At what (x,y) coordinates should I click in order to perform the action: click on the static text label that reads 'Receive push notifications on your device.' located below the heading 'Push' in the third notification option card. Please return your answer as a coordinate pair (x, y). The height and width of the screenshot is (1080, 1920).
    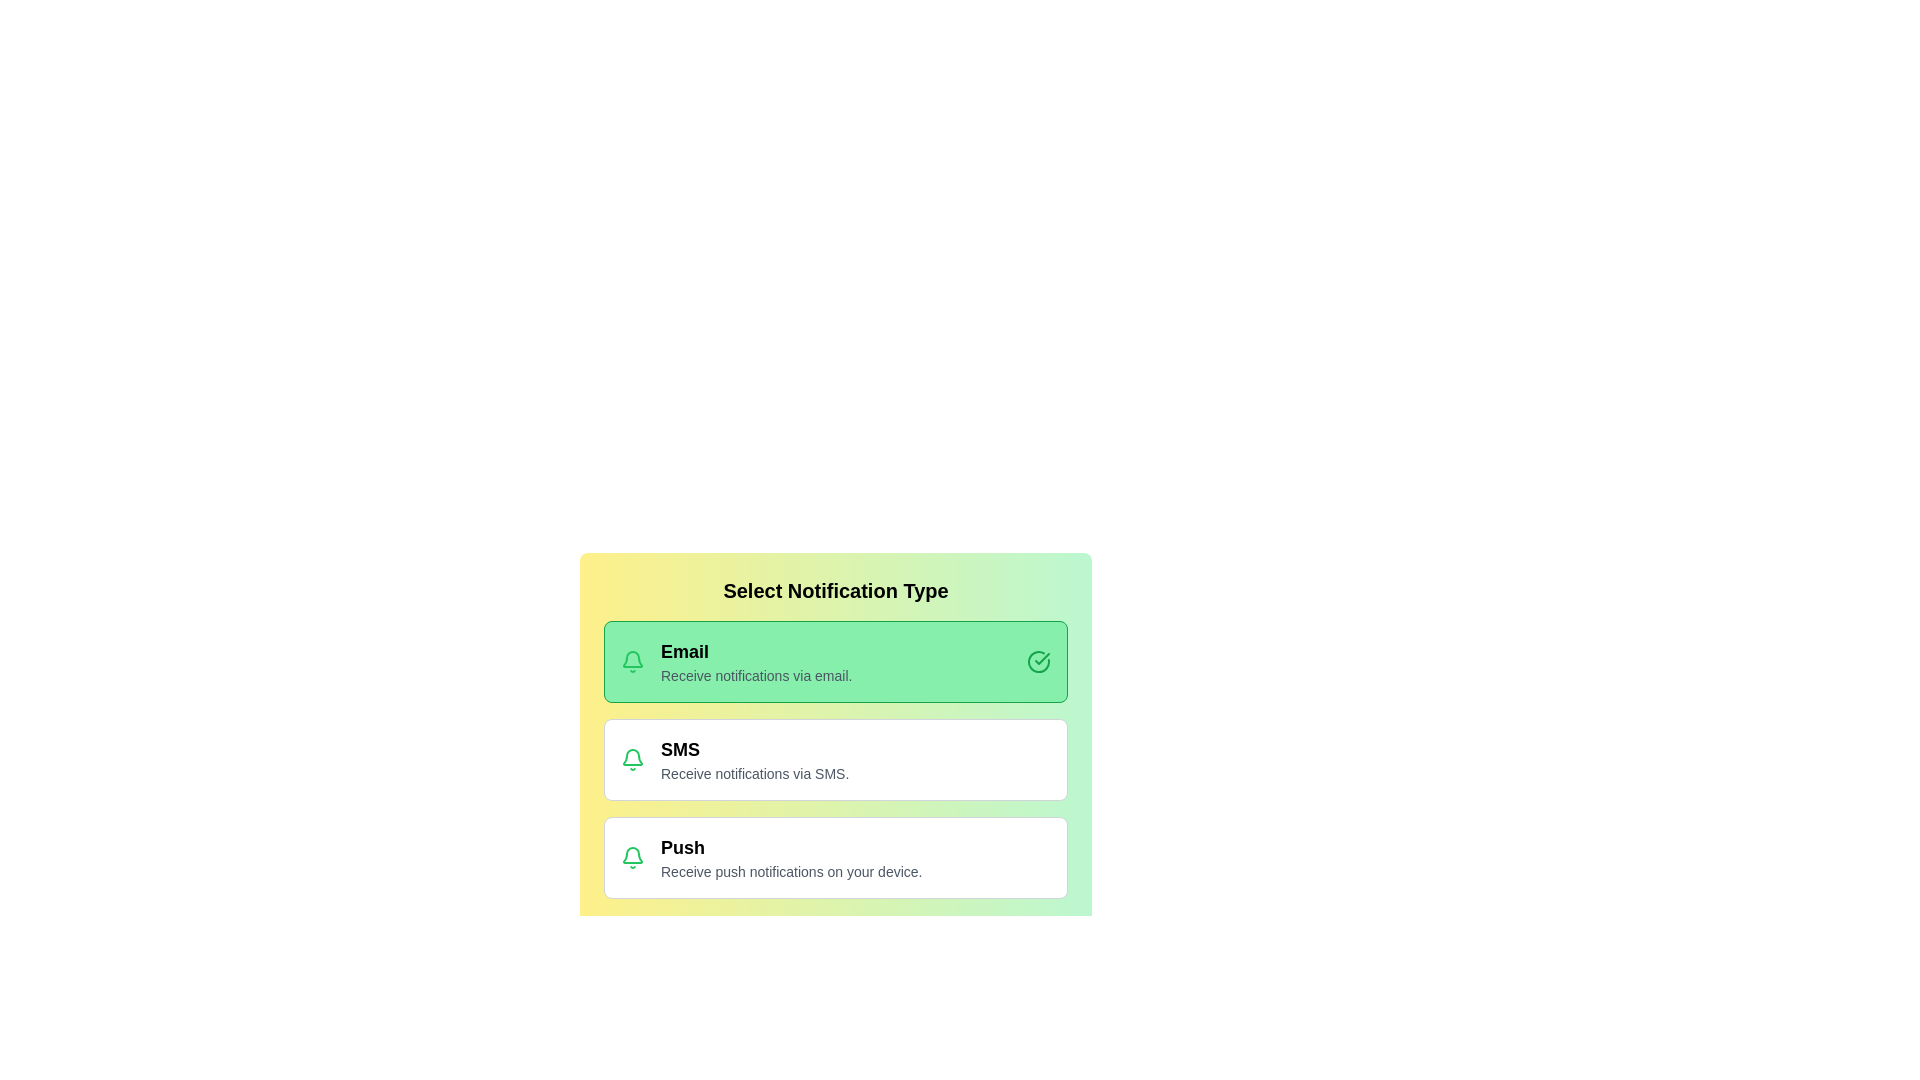
    Looking at the image, I should click on (855, 870).